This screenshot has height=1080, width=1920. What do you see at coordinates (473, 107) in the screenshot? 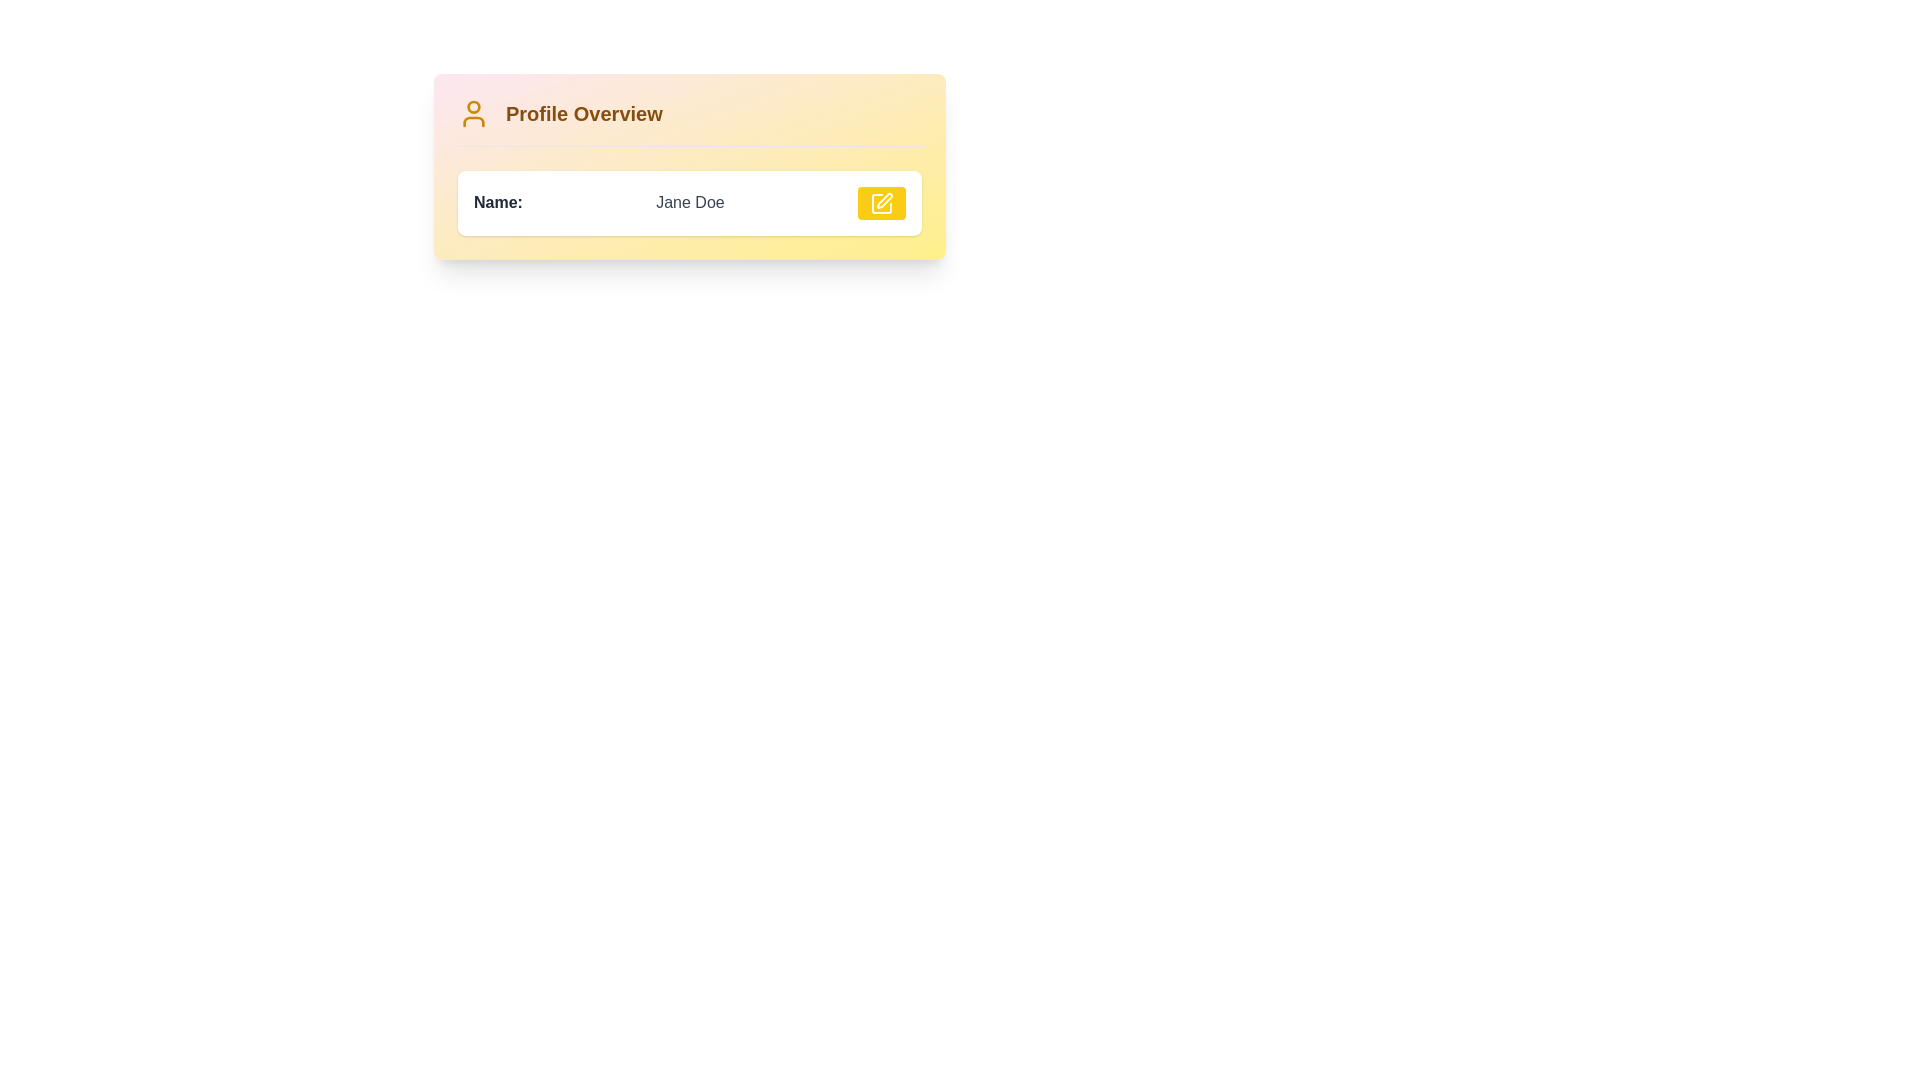
I see `the small circular graphical component located at the top-central area of the profile icon` at bounding box center [473, 107].